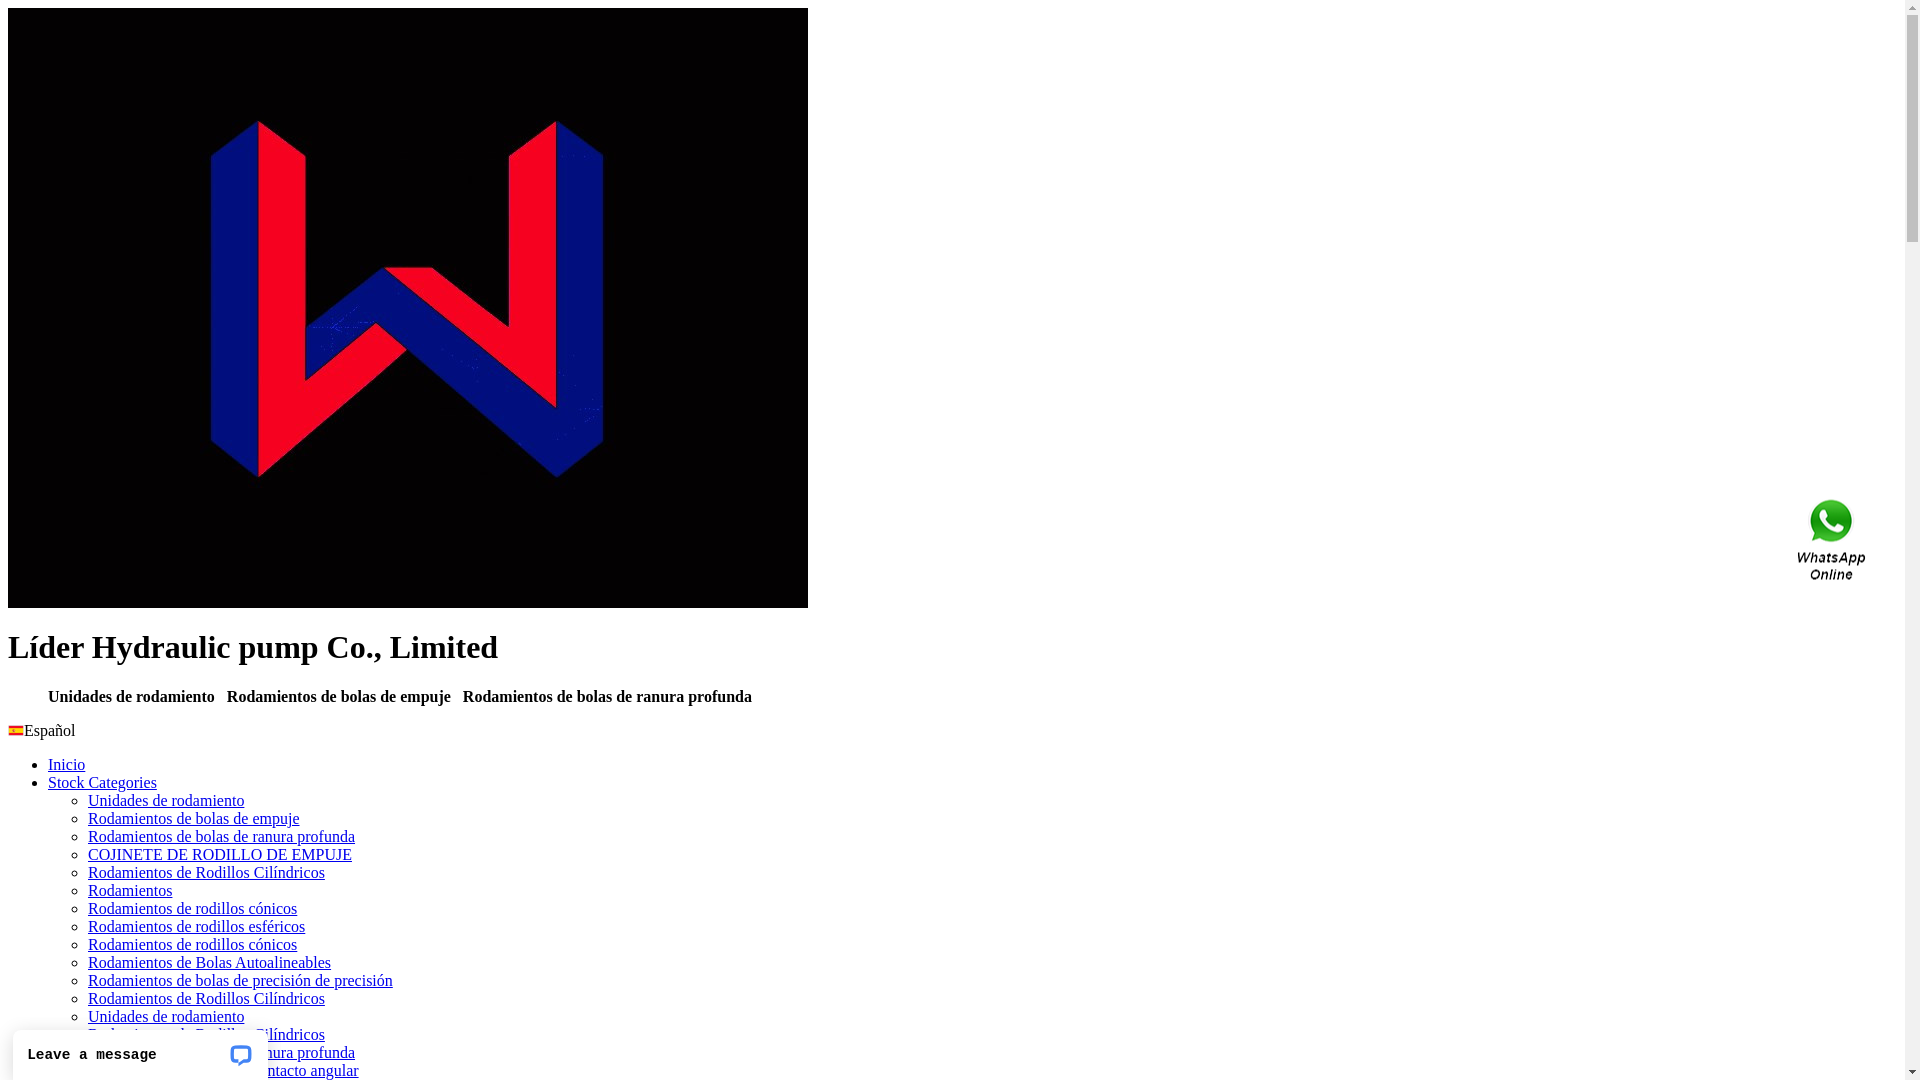  What do you see at coordinates (101, 781) in the screenshot?
I see `'Stock Categories'` at bounding box center [101, 781].